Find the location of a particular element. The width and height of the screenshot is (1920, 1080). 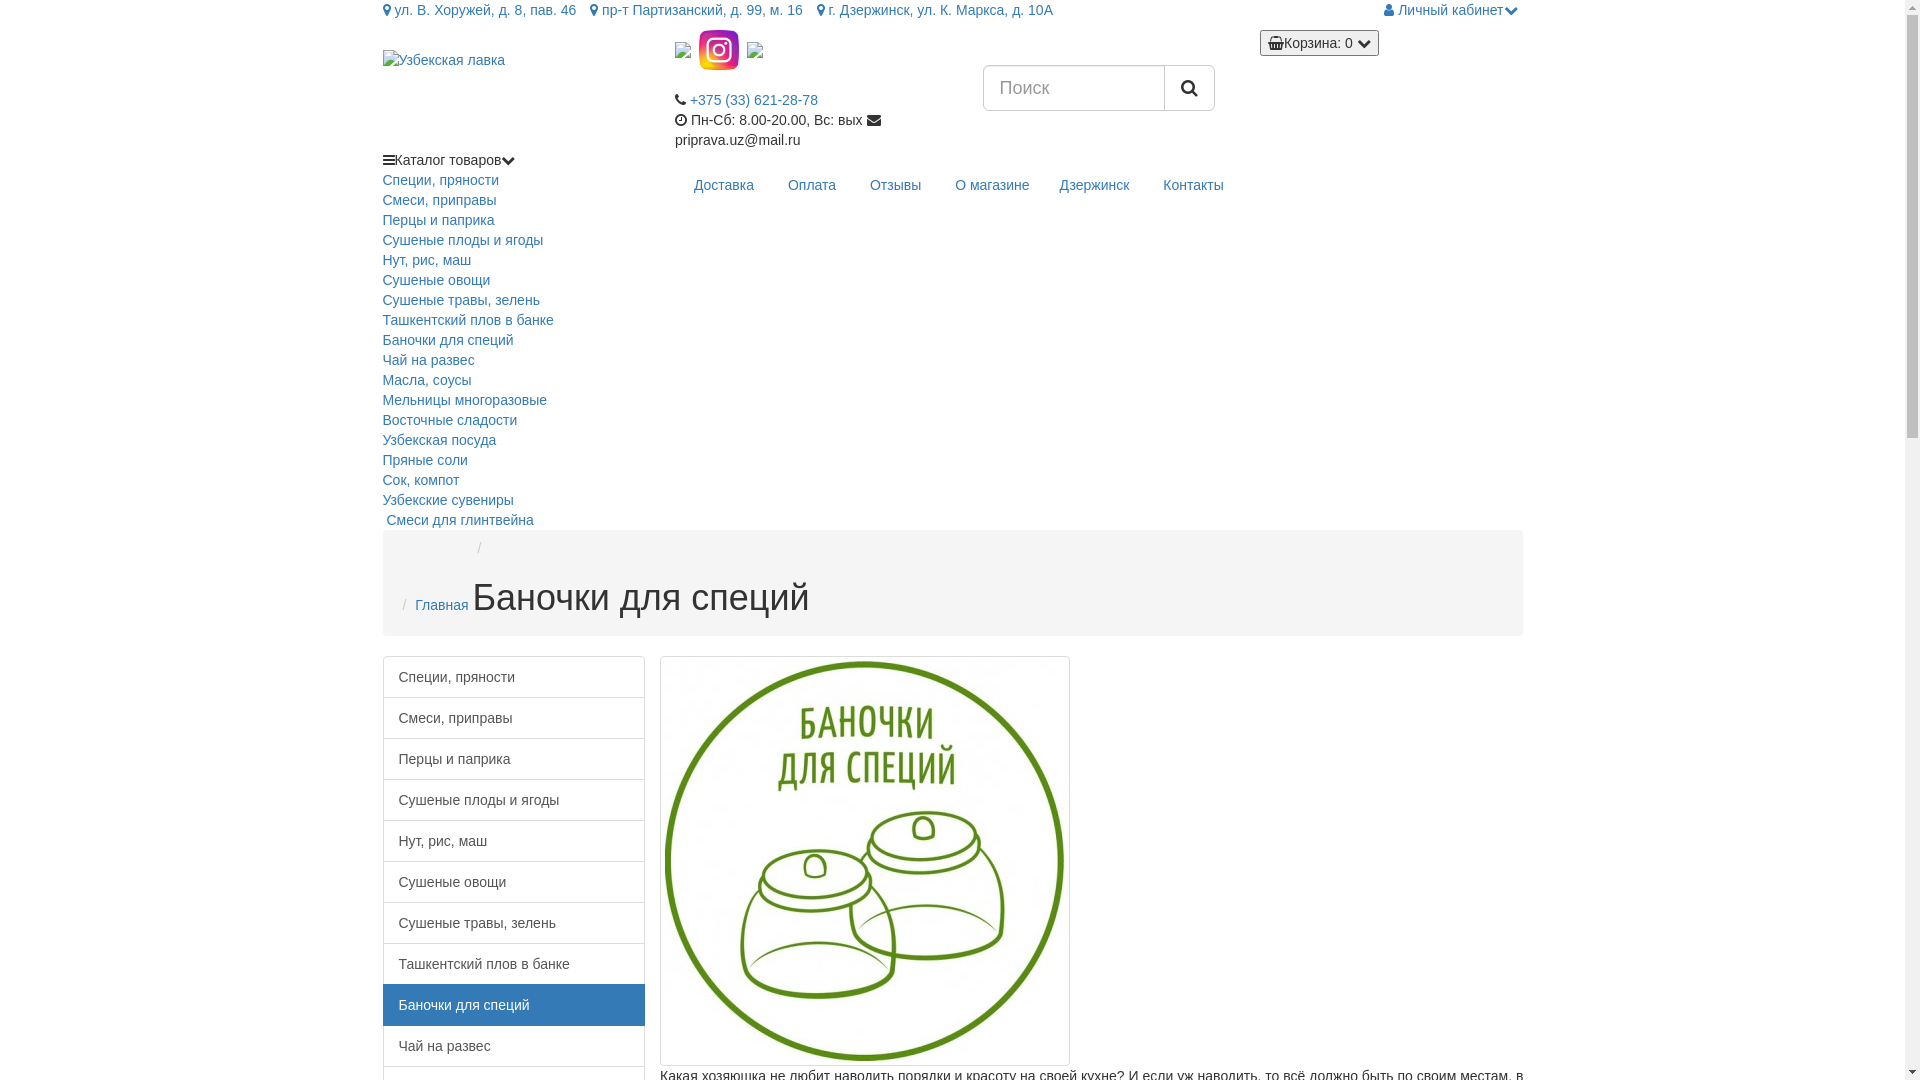

'+375 (33) 621-28-78' is located at coordinates (752, 100).